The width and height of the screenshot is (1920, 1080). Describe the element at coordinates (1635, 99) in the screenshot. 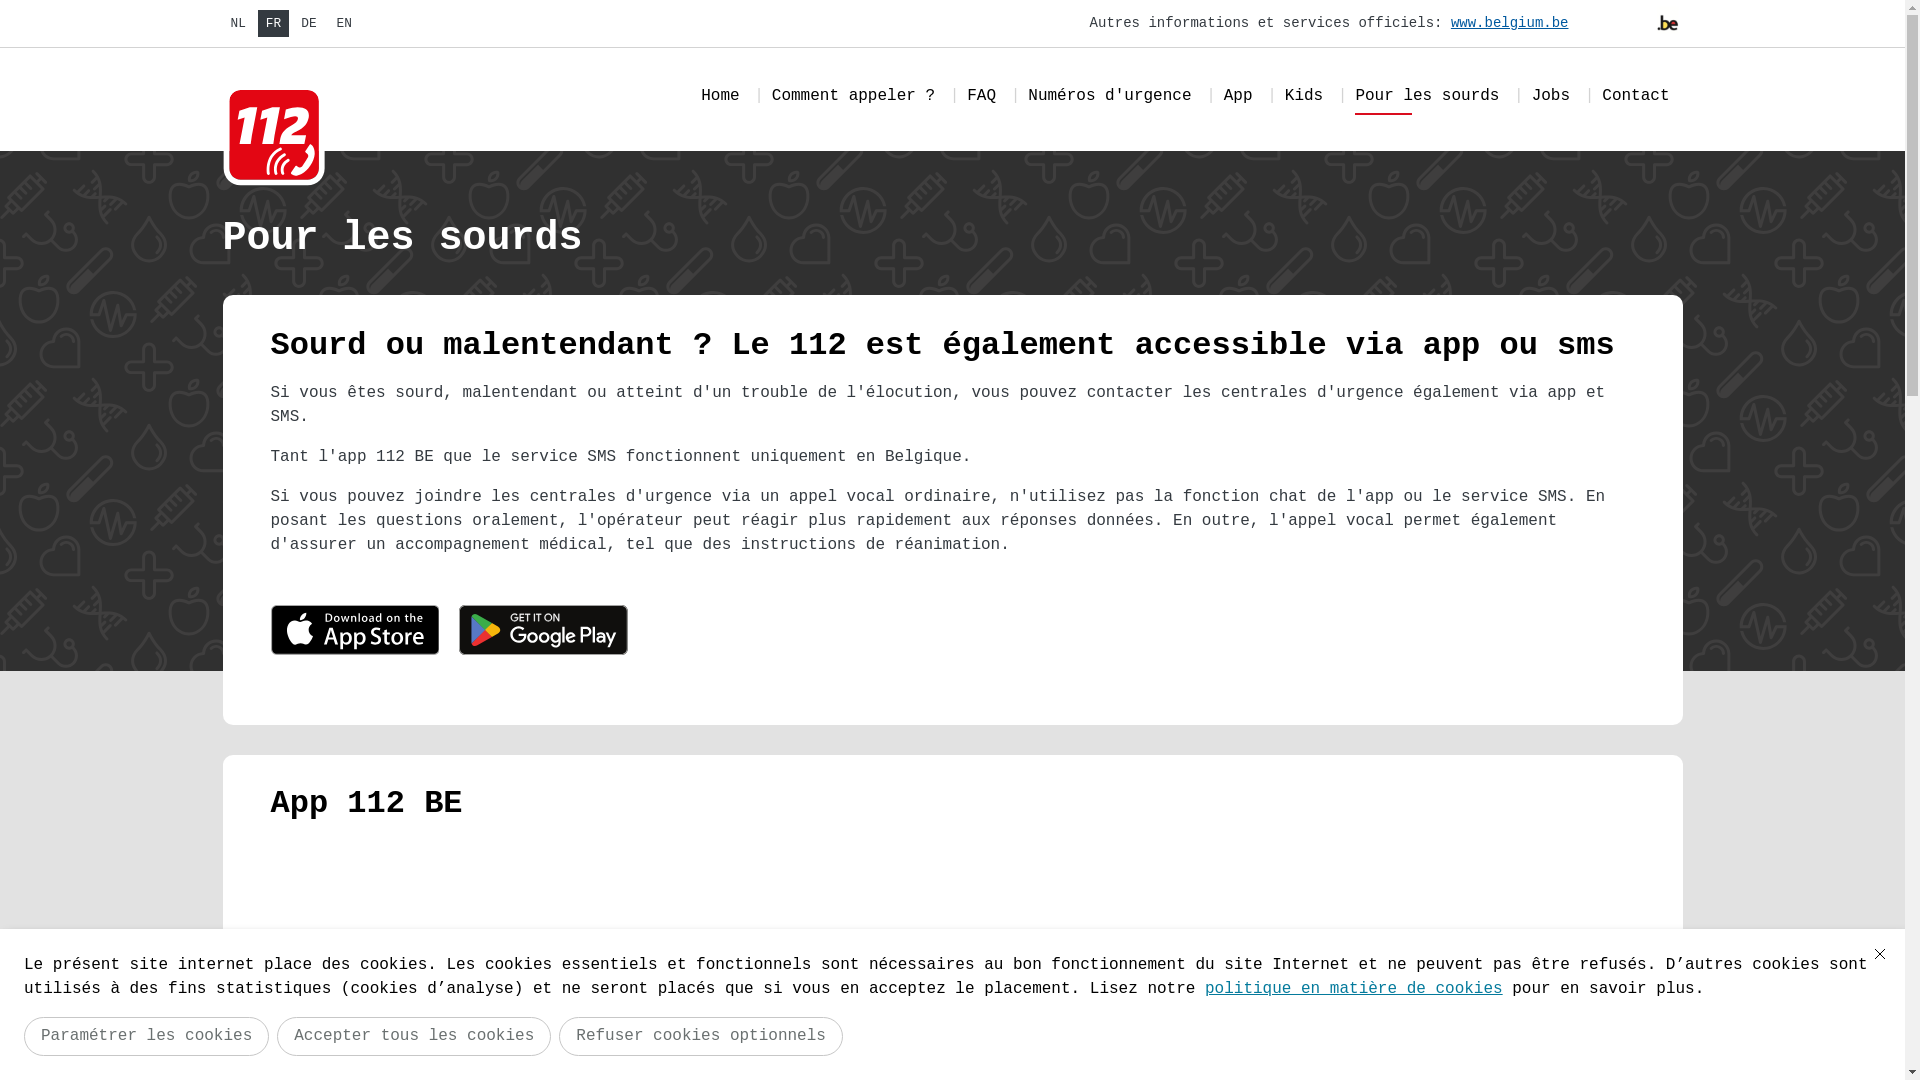

I see `'Contact'` at that location.